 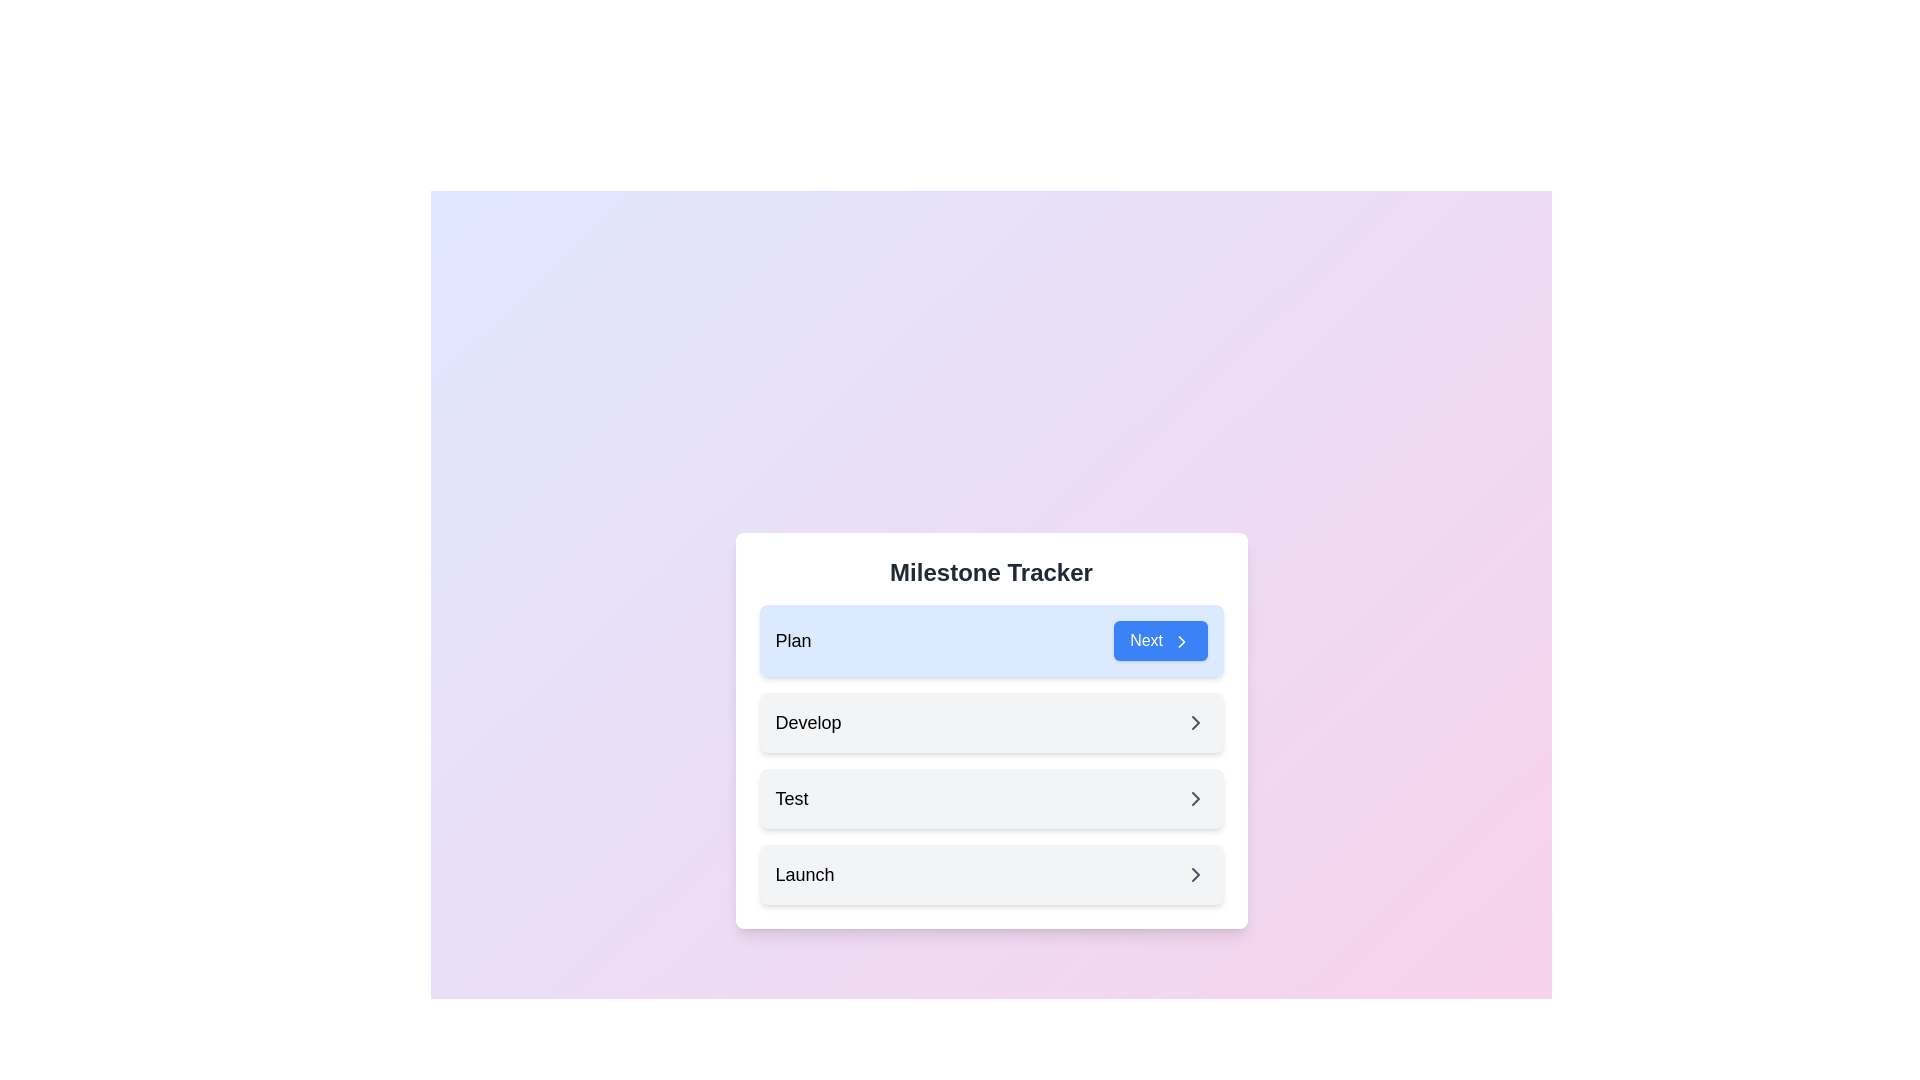 I want to click on the clickable item labeled 'Test' in the 'Milestone Tracker' card layout, so click(x=991, y=797).